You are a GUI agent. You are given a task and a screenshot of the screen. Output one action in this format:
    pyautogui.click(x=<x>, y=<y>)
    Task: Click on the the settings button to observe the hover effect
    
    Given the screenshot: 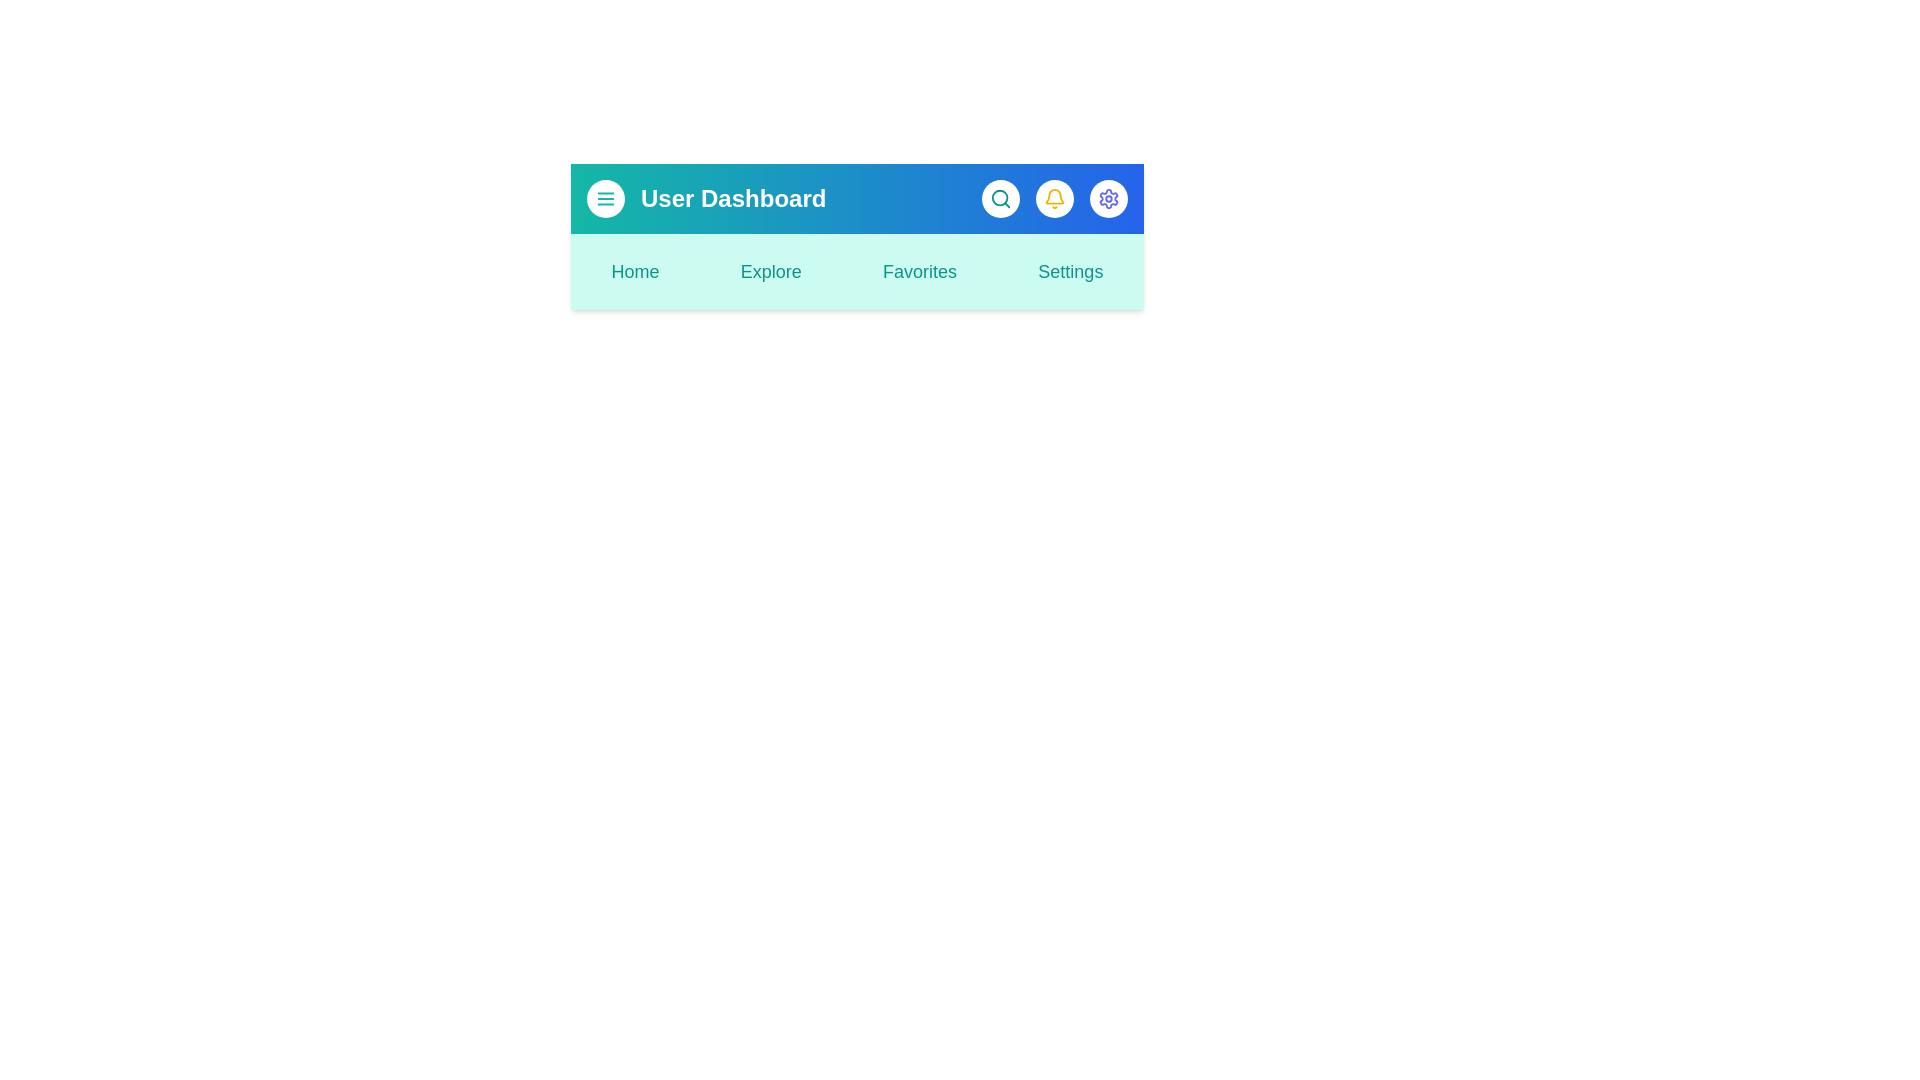 What is the action you would take?
    pyautogui.click(x=1107, y=199)
    